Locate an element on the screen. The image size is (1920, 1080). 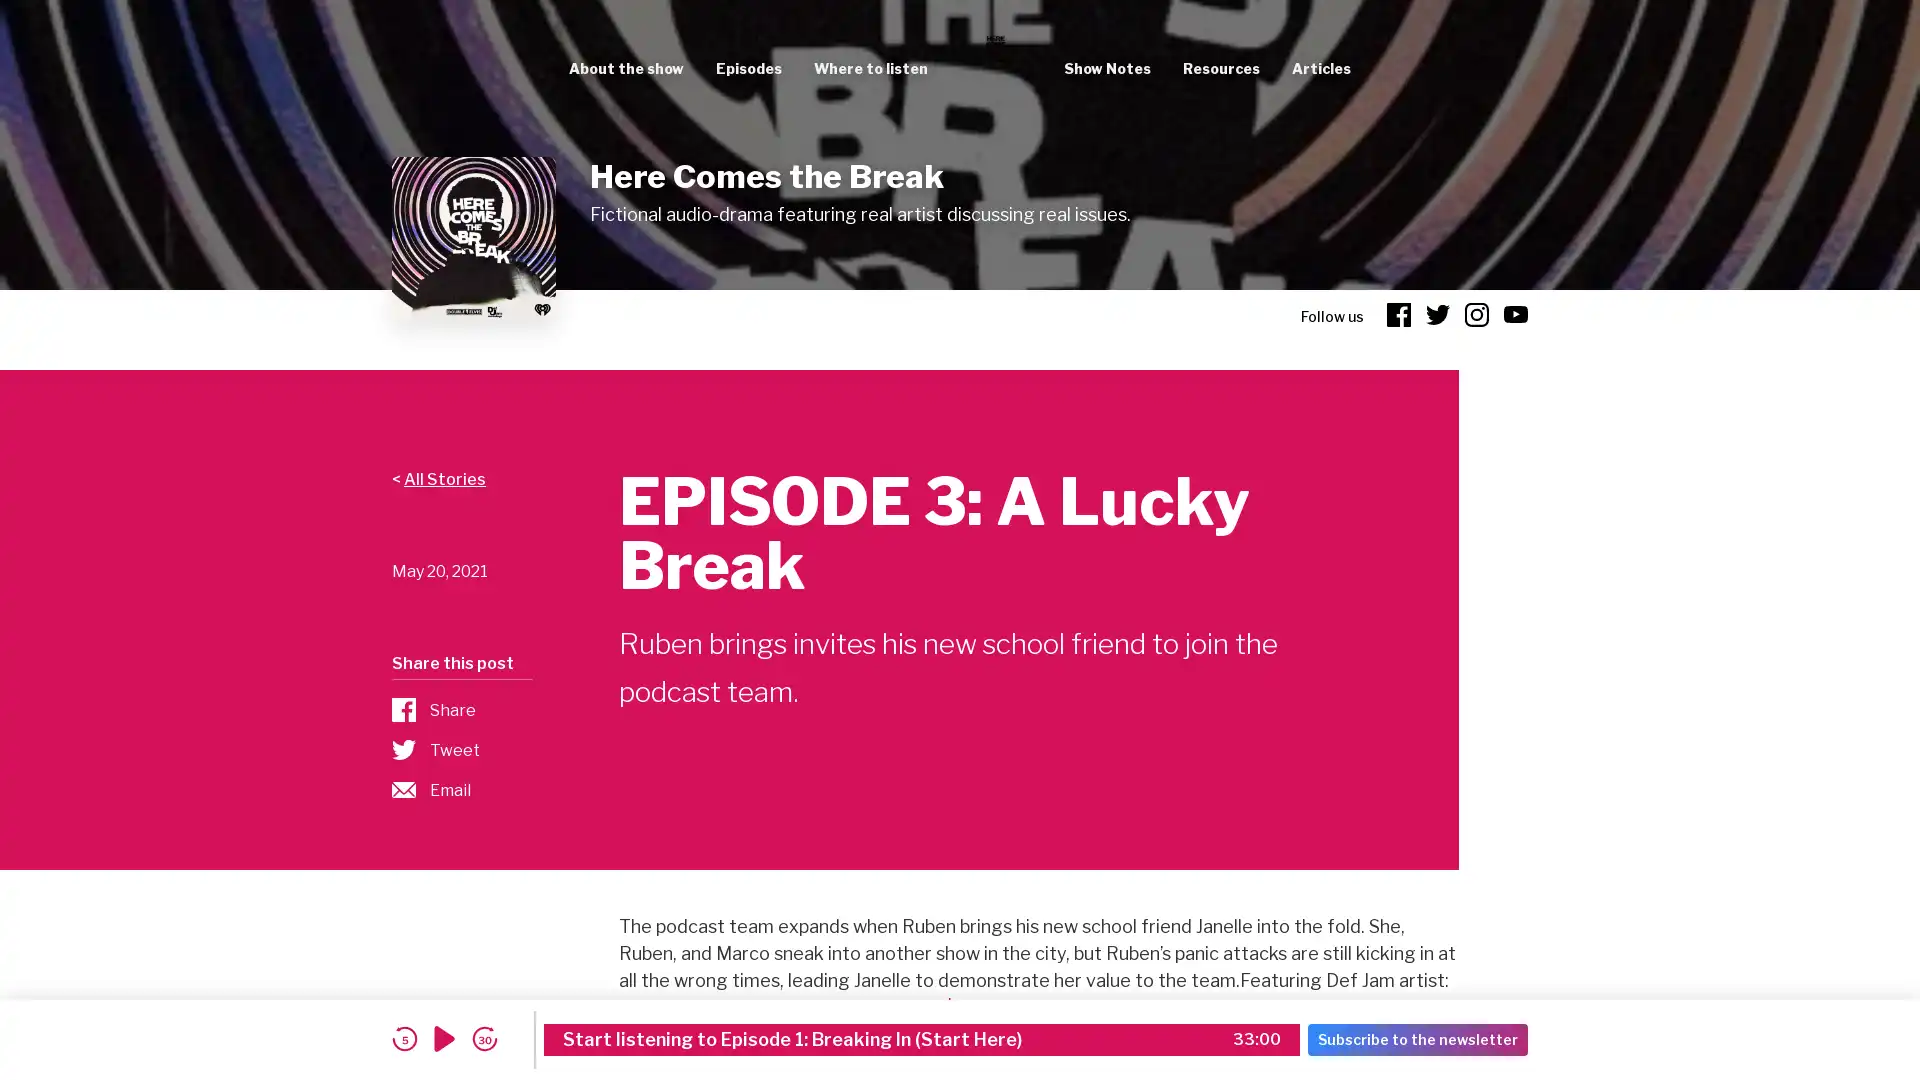
skip forward 30 seconds is located at coordinates (484, 1038).